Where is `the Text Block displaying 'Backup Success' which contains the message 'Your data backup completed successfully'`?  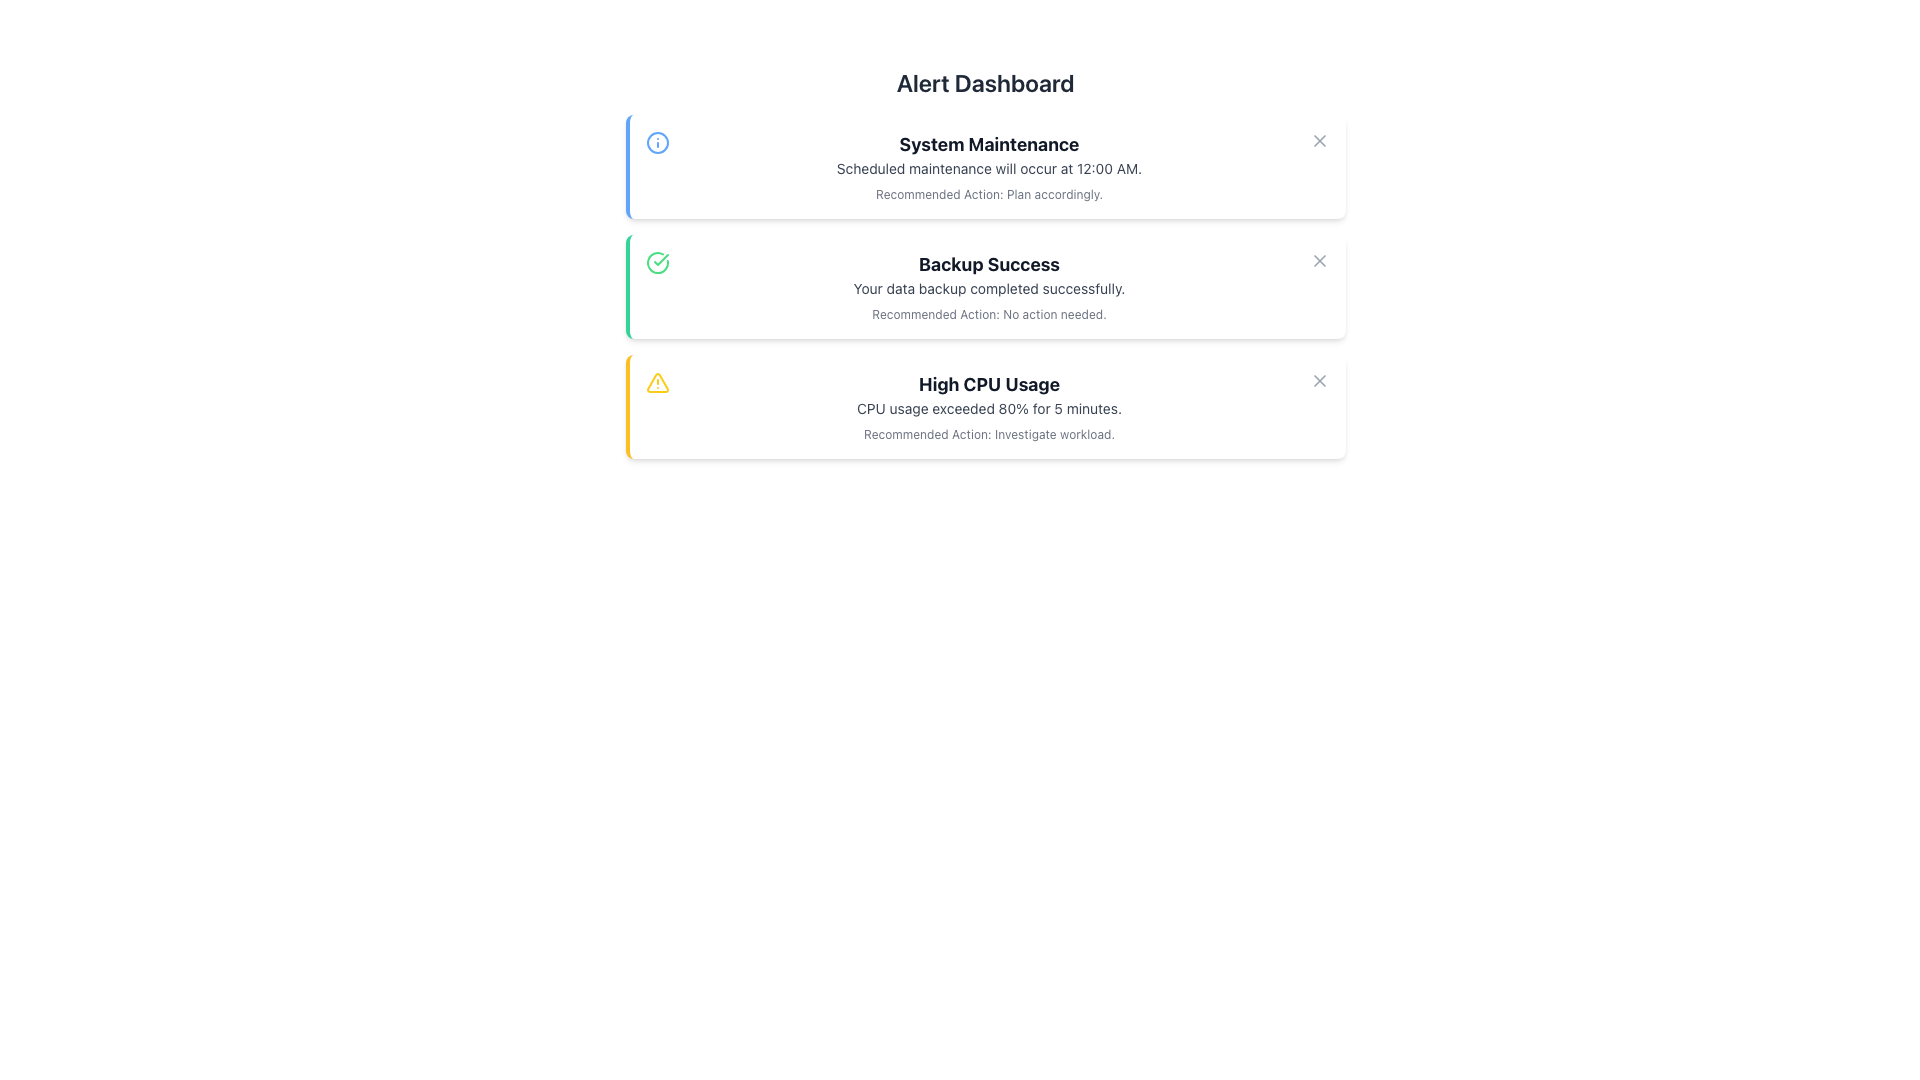
the Text Block displaying 'Backup Success' which contains the message 'Your data backup completed successfully' is located at coordinates (989, 286).